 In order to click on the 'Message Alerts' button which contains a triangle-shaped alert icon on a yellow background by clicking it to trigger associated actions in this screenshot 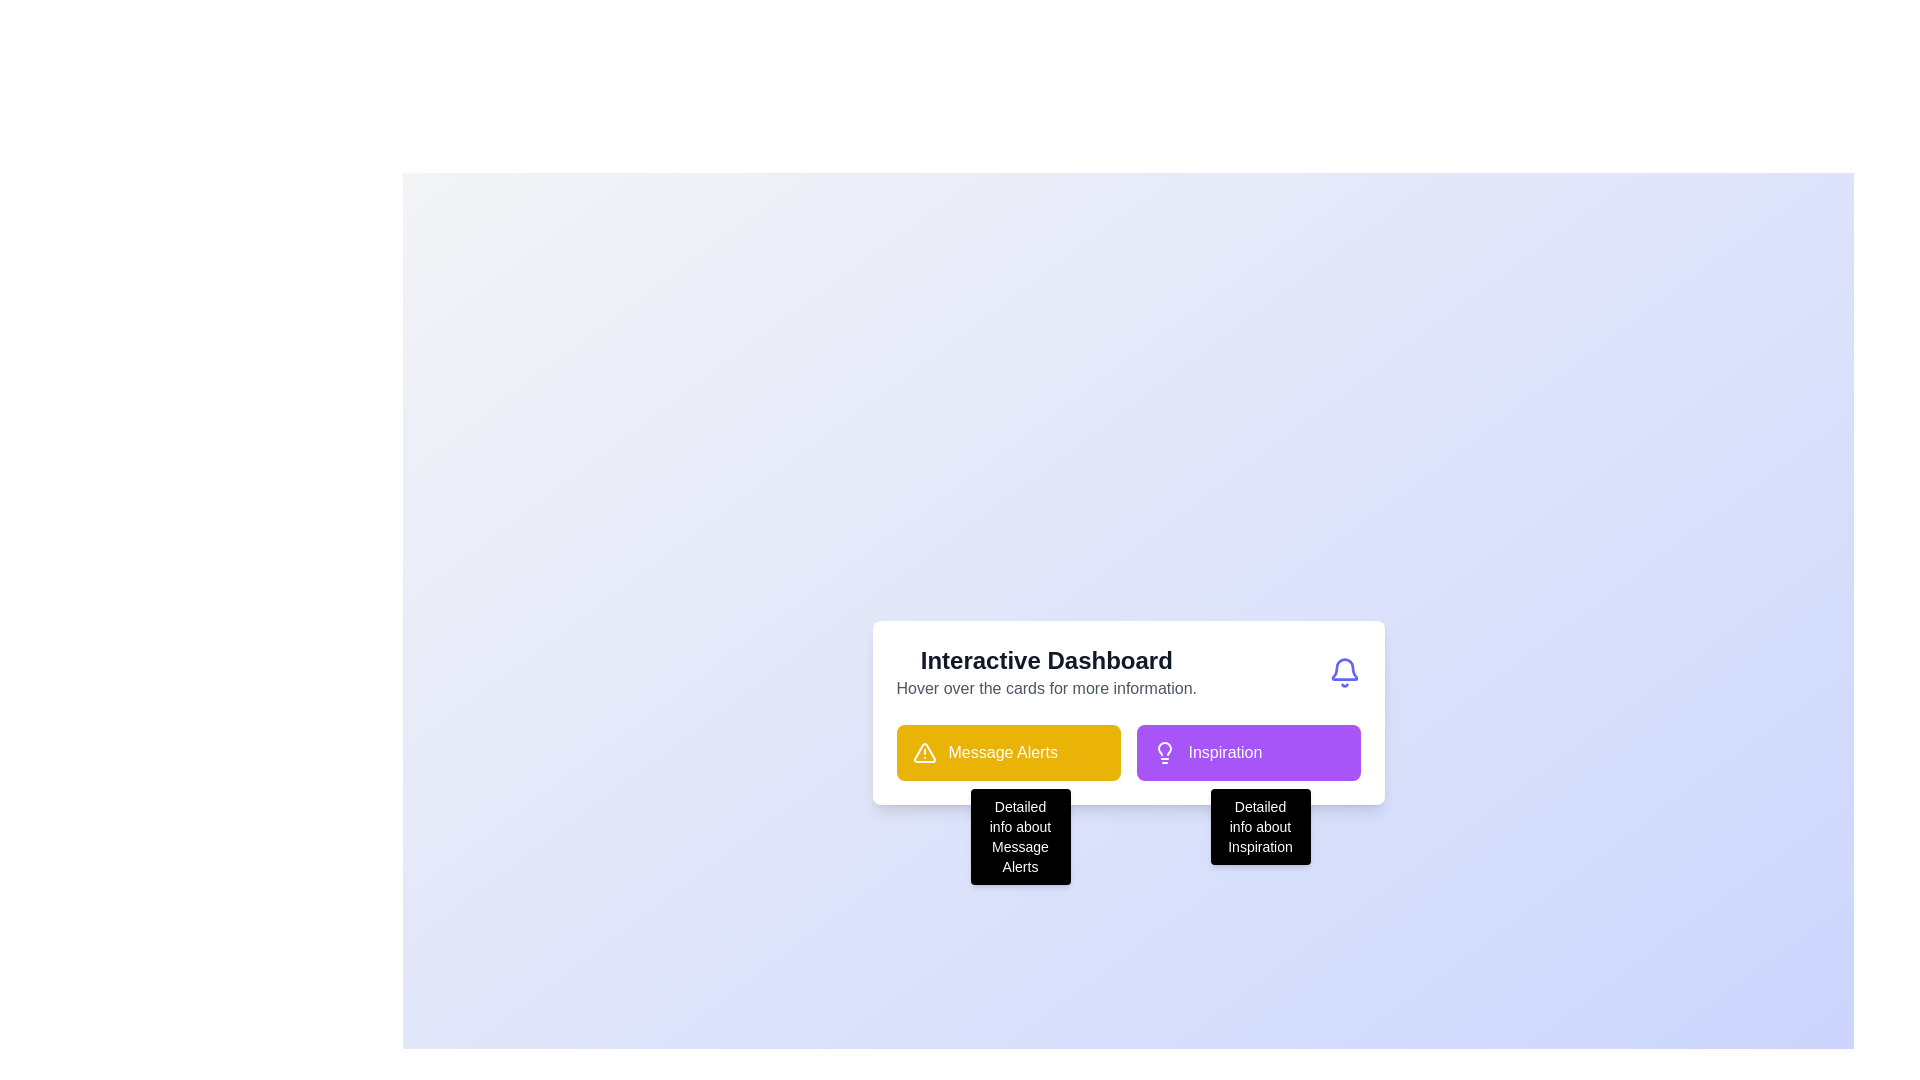, I will do `click(923, 752)`.